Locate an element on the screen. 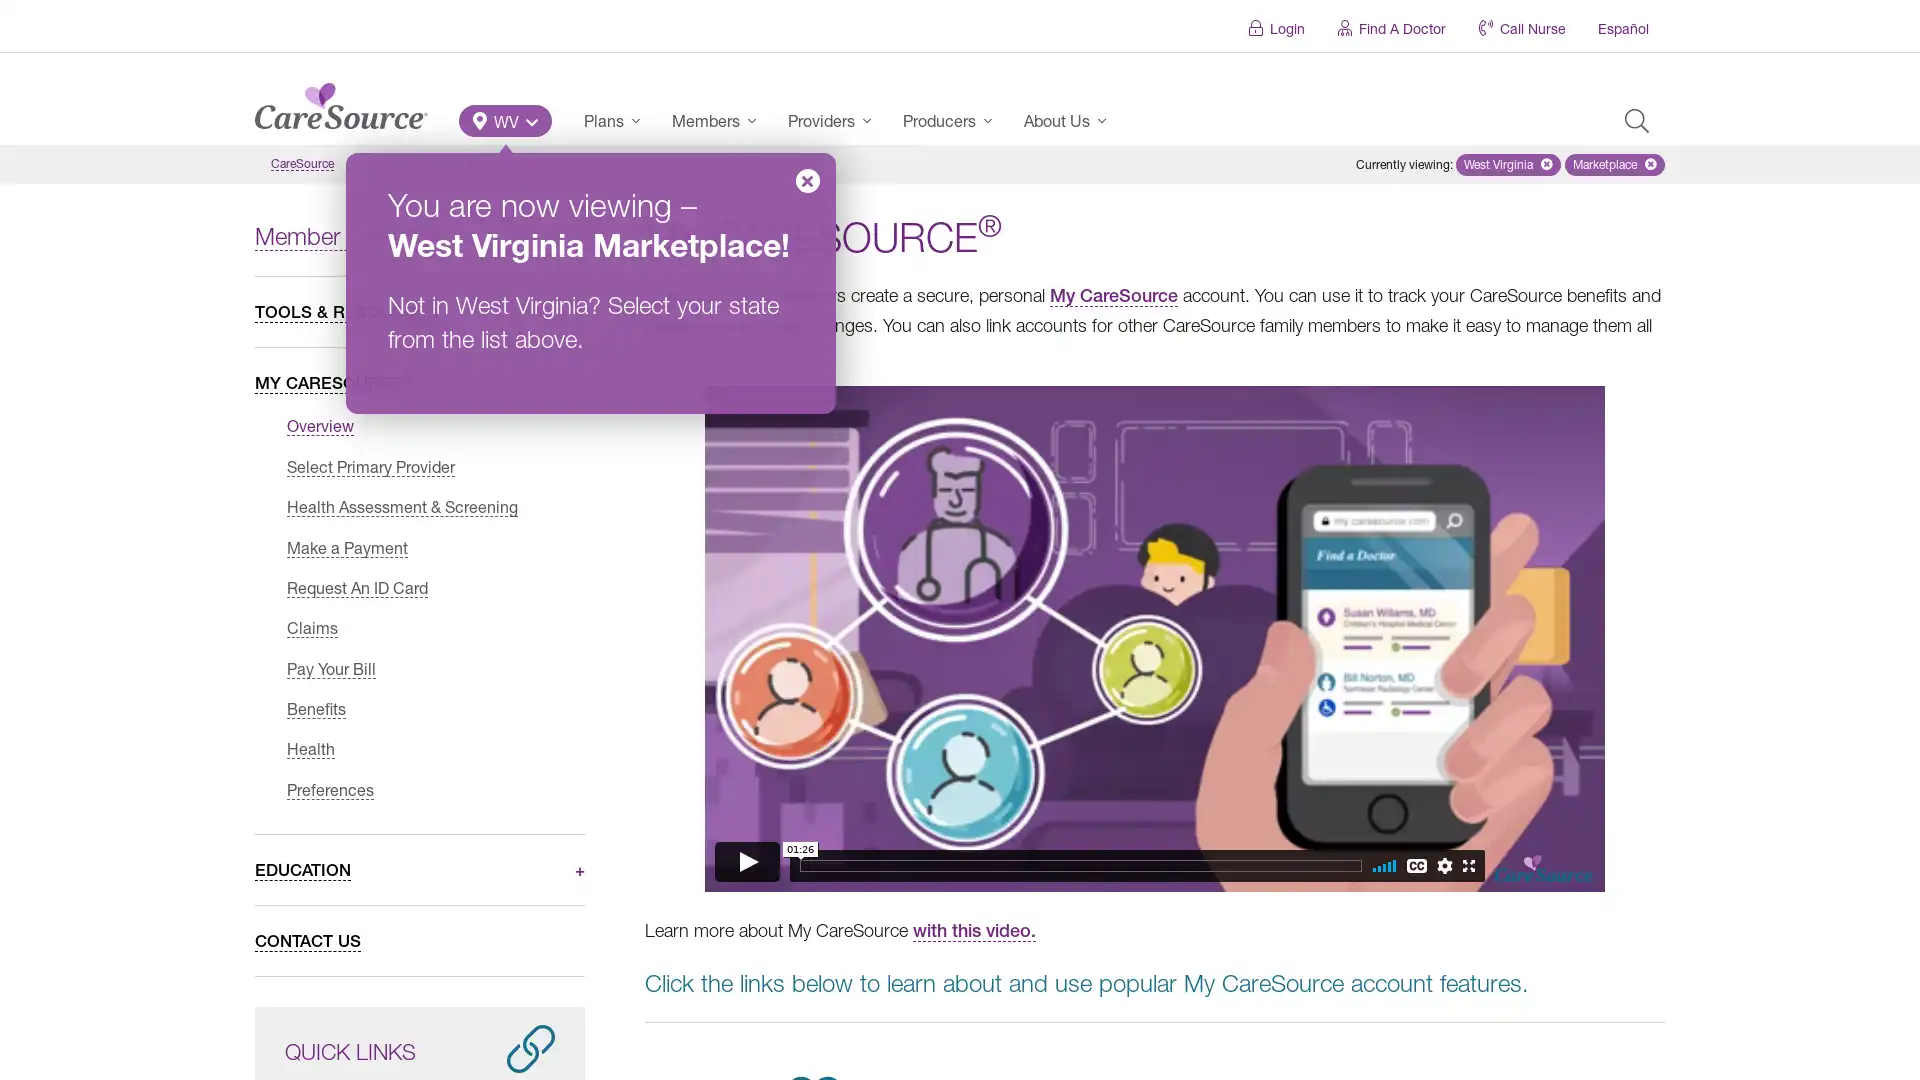 This screenshot has height=1080, width=1920. Remove selected state 'West Virginia' is located at coordinates (1508, 164).